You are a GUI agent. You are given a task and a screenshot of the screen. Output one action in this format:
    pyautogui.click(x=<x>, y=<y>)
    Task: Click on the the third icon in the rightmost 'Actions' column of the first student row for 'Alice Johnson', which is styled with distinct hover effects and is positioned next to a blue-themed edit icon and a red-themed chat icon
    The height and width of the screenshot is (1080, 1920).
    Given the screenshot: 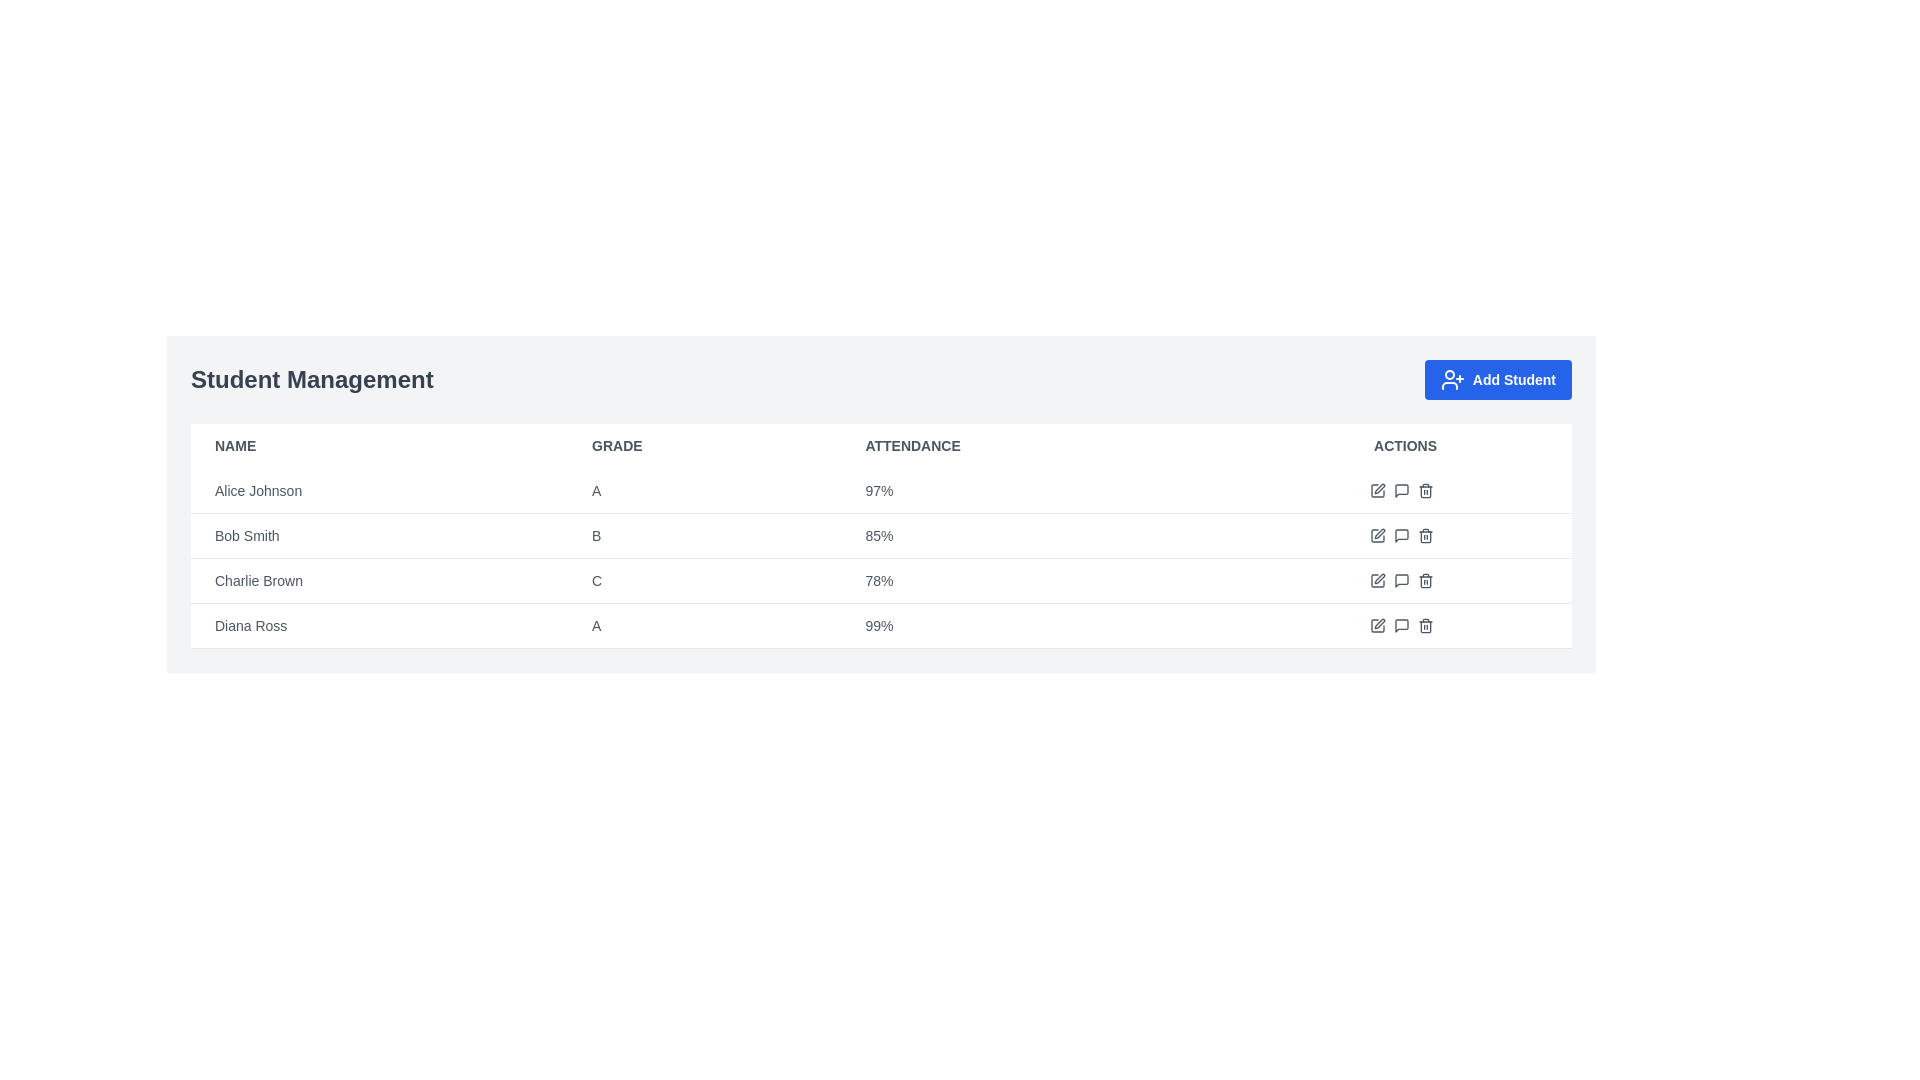 What is the action you would take?
    pyautogui.click(x=1404, y=490)
    